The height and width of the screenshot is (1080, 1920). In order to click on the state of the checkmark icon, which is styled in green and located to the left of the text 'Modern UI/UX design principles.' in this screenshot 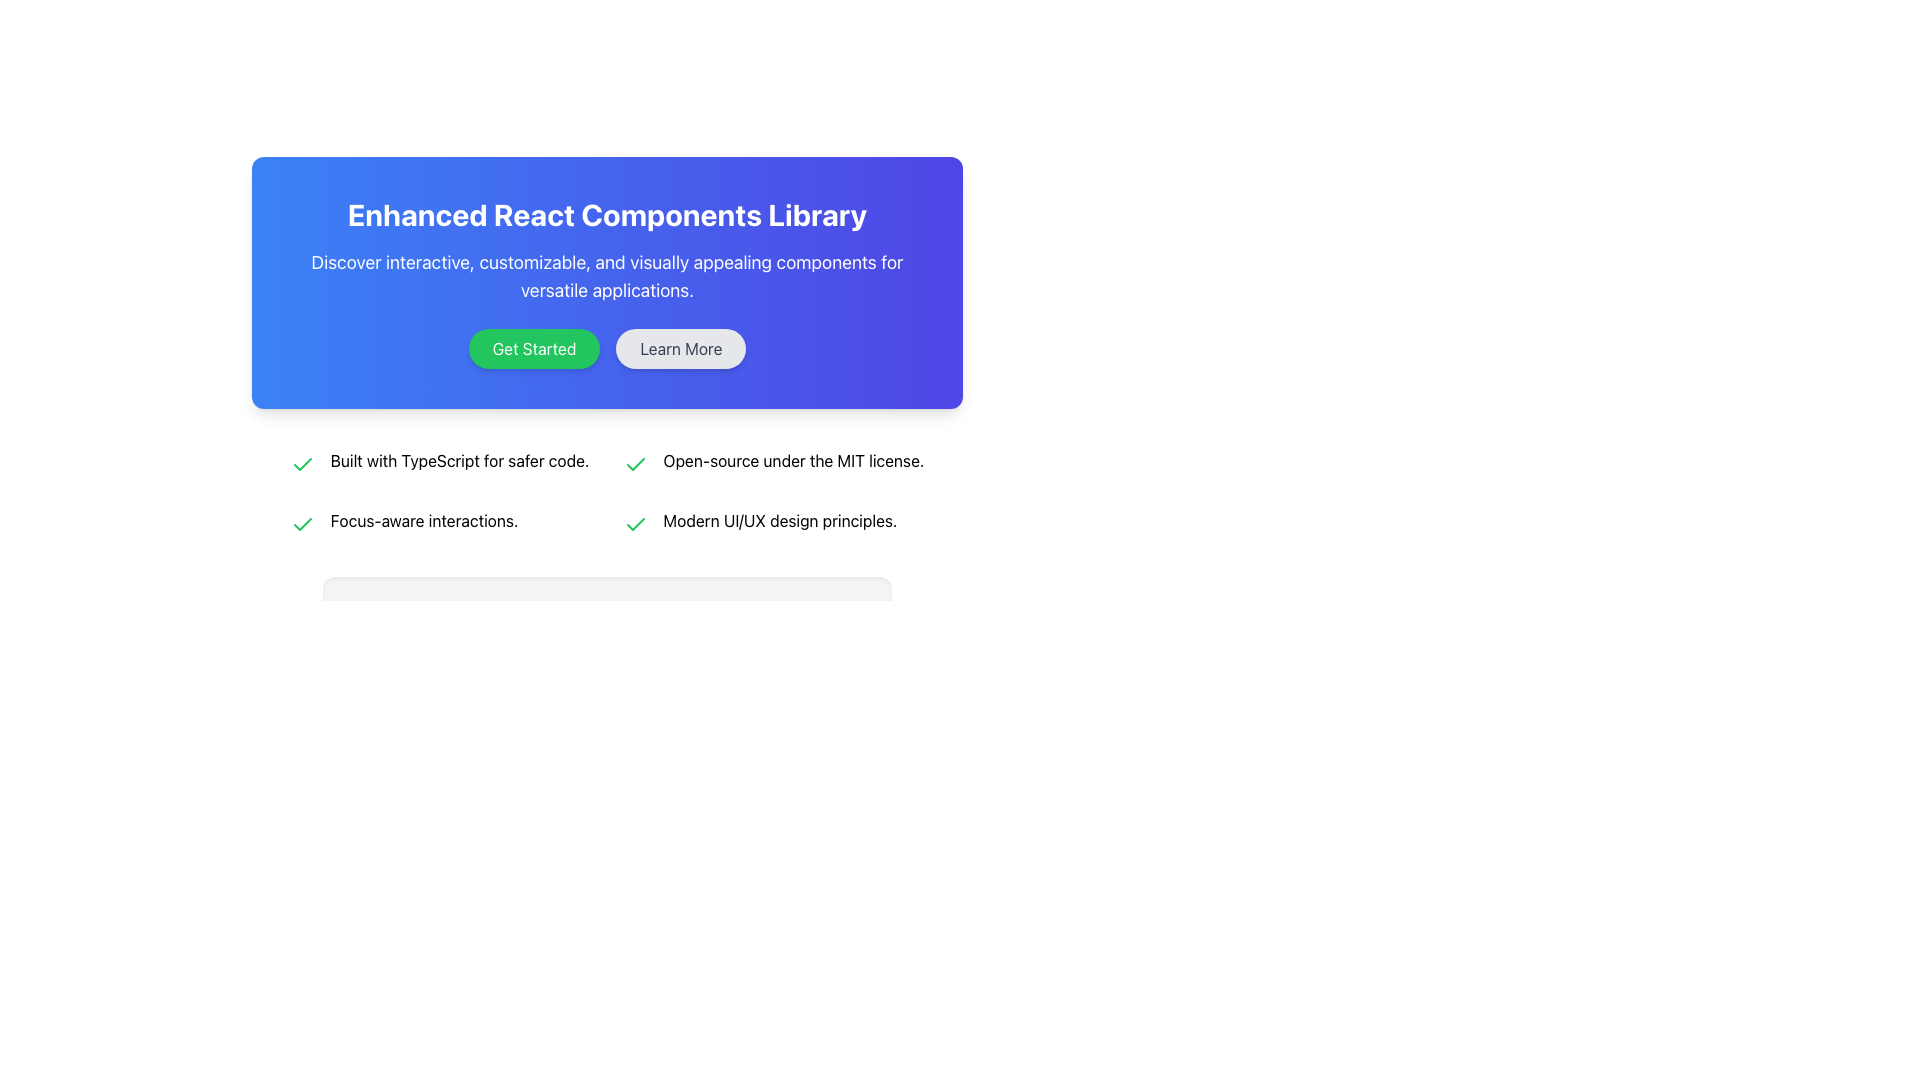, I will do `click(634, 523)`.